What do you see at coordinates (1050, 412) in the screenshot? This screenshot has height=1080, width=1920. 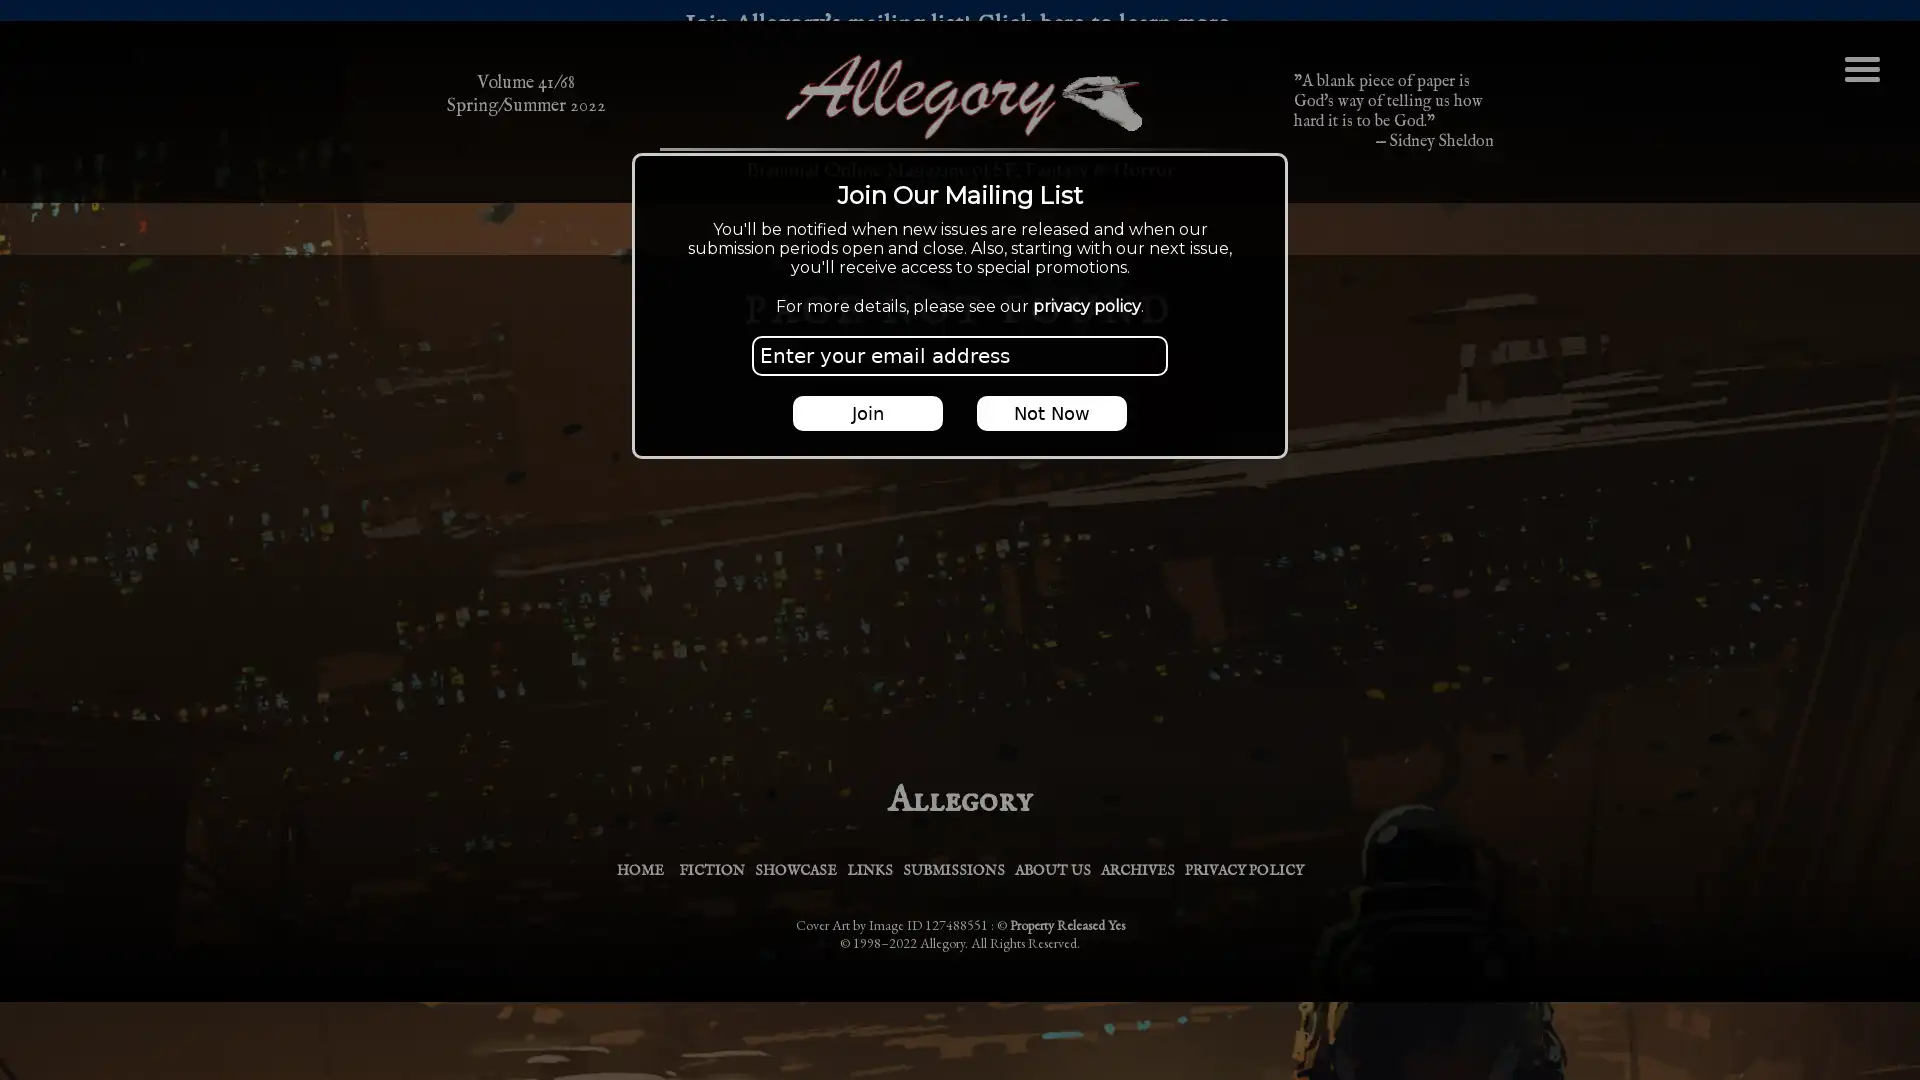 I see `Not Now` at bounding box center [1050, 412].